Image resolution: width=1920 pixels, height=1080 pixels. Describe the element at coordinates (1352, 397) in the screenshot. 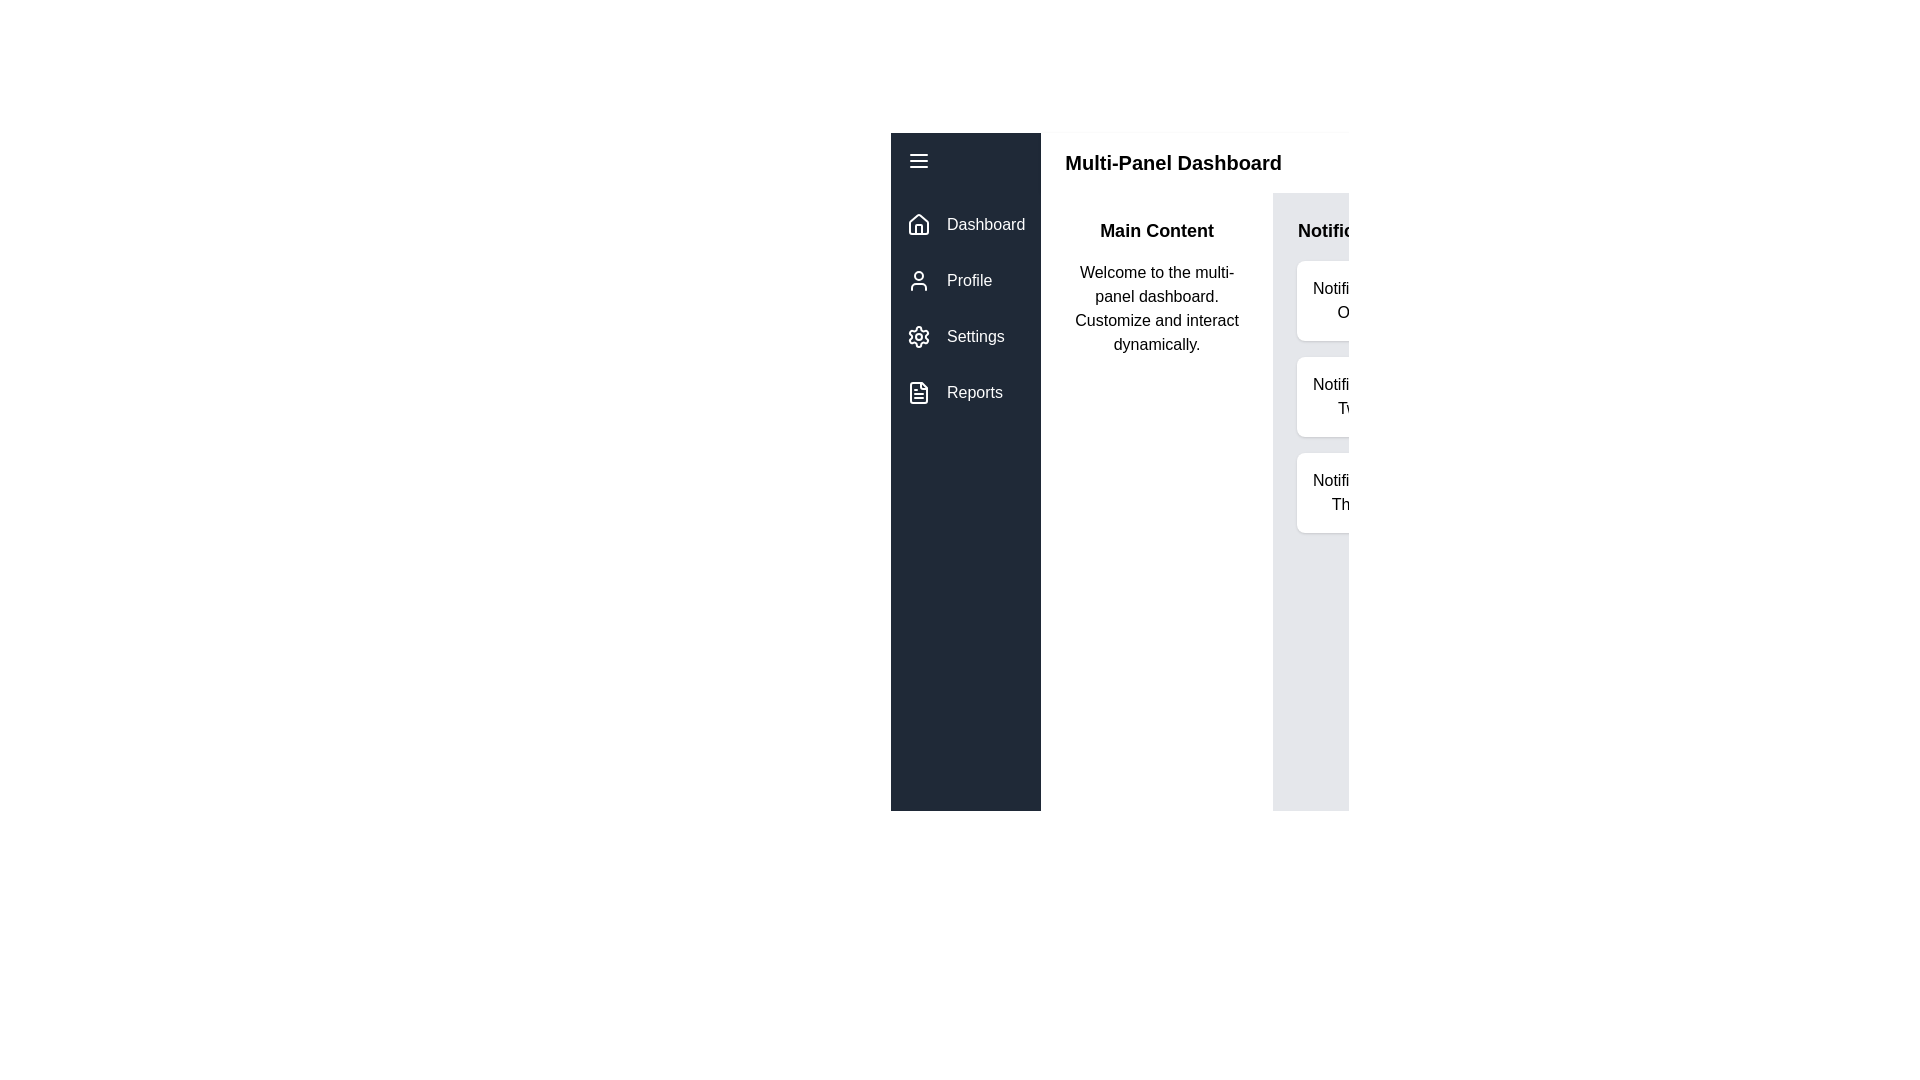

I see `the second notification card` at that location.